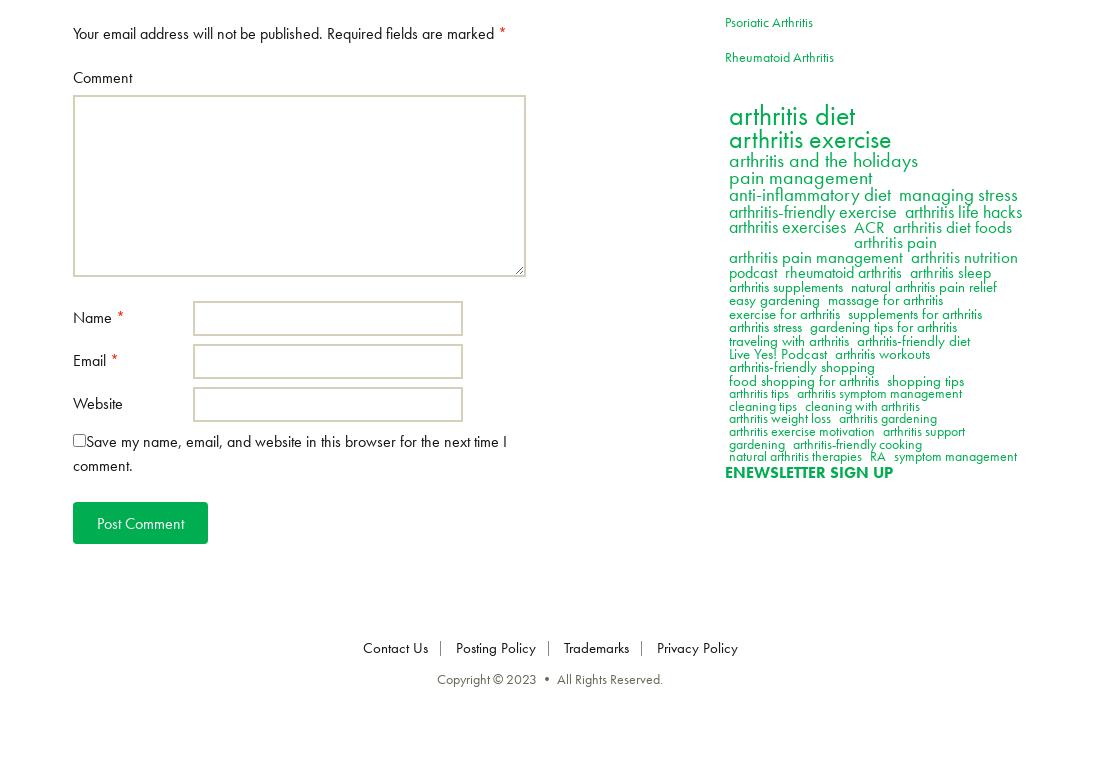 This screenshot has height=760, width=1100. Describe the element at coordinates (807, 470) in the screenshot. I see `'Enewsletter Sign Up'` at that location.